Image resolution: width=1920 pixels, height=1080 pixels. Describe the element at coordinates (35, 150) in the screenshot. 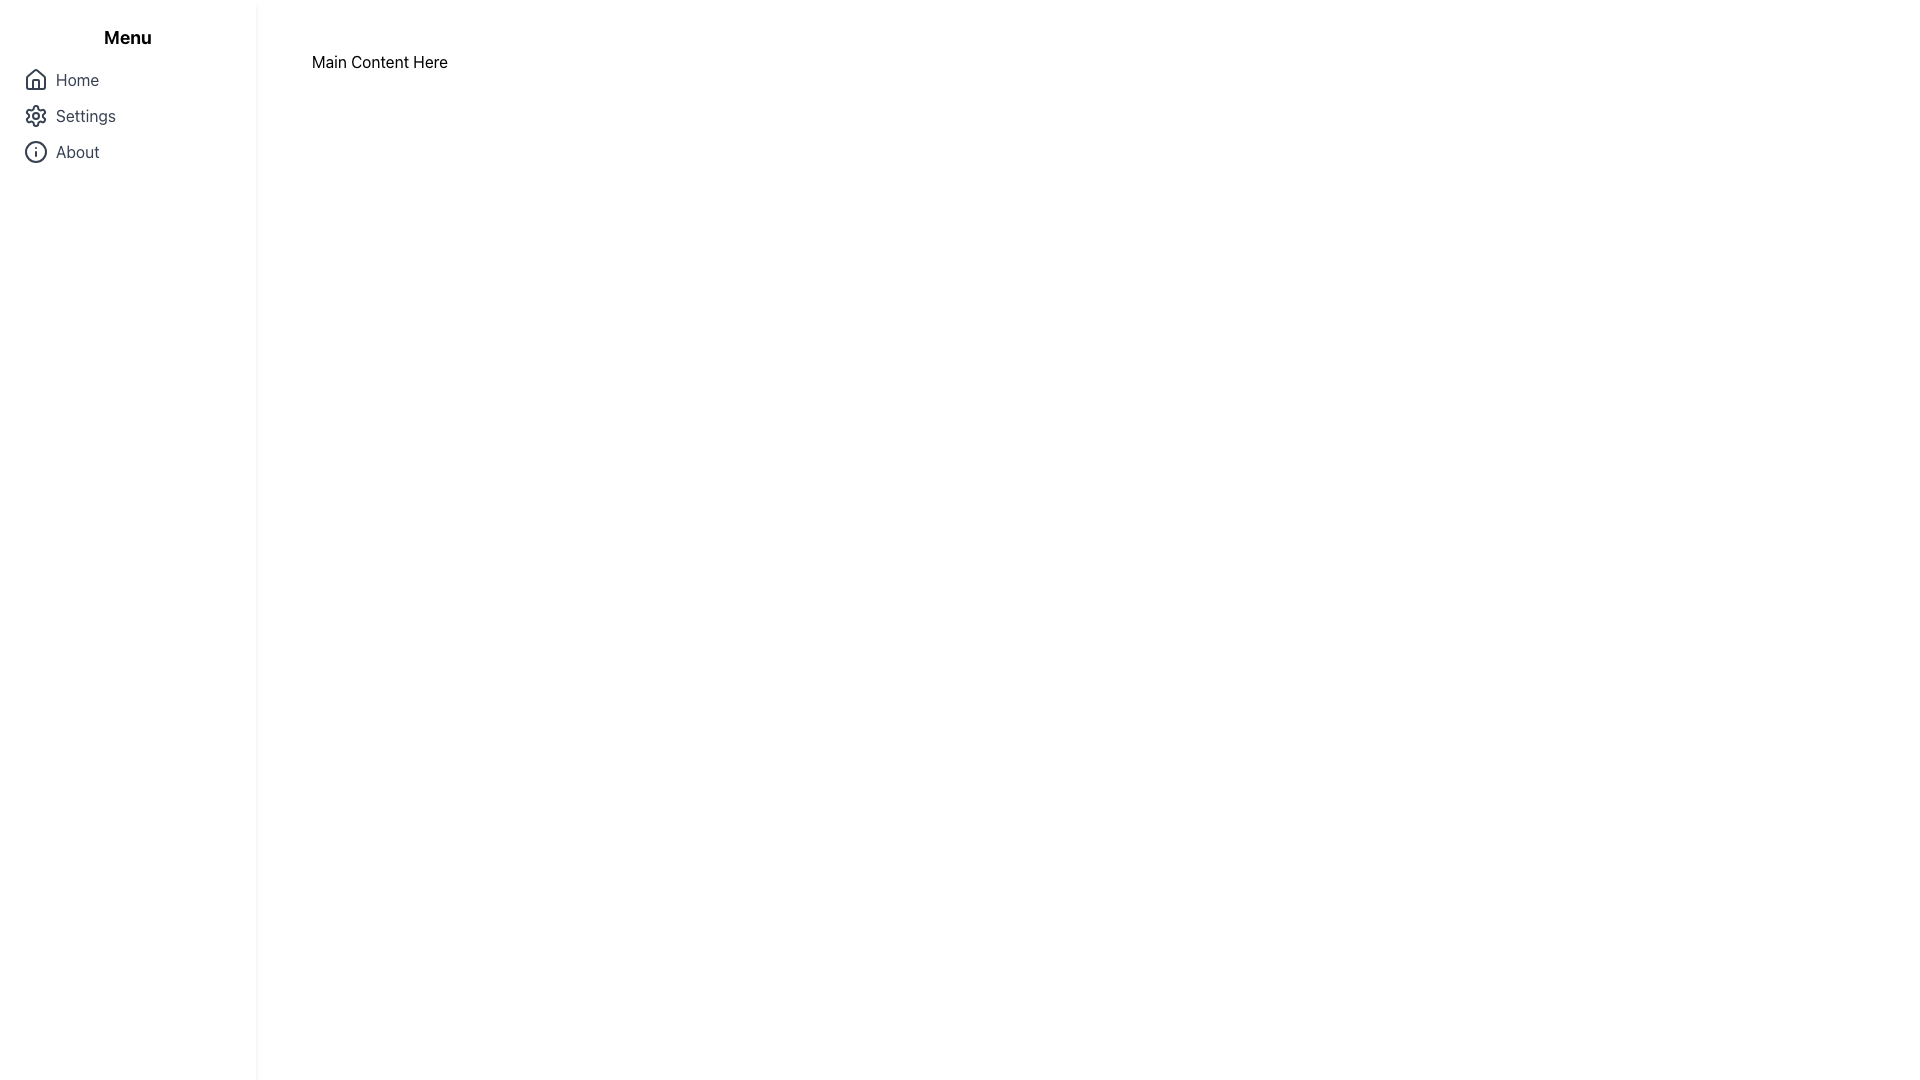

I see `the 'About' icon, which is part of the menu entry indicating informational content, located to the left of the text 'About'` at that location.